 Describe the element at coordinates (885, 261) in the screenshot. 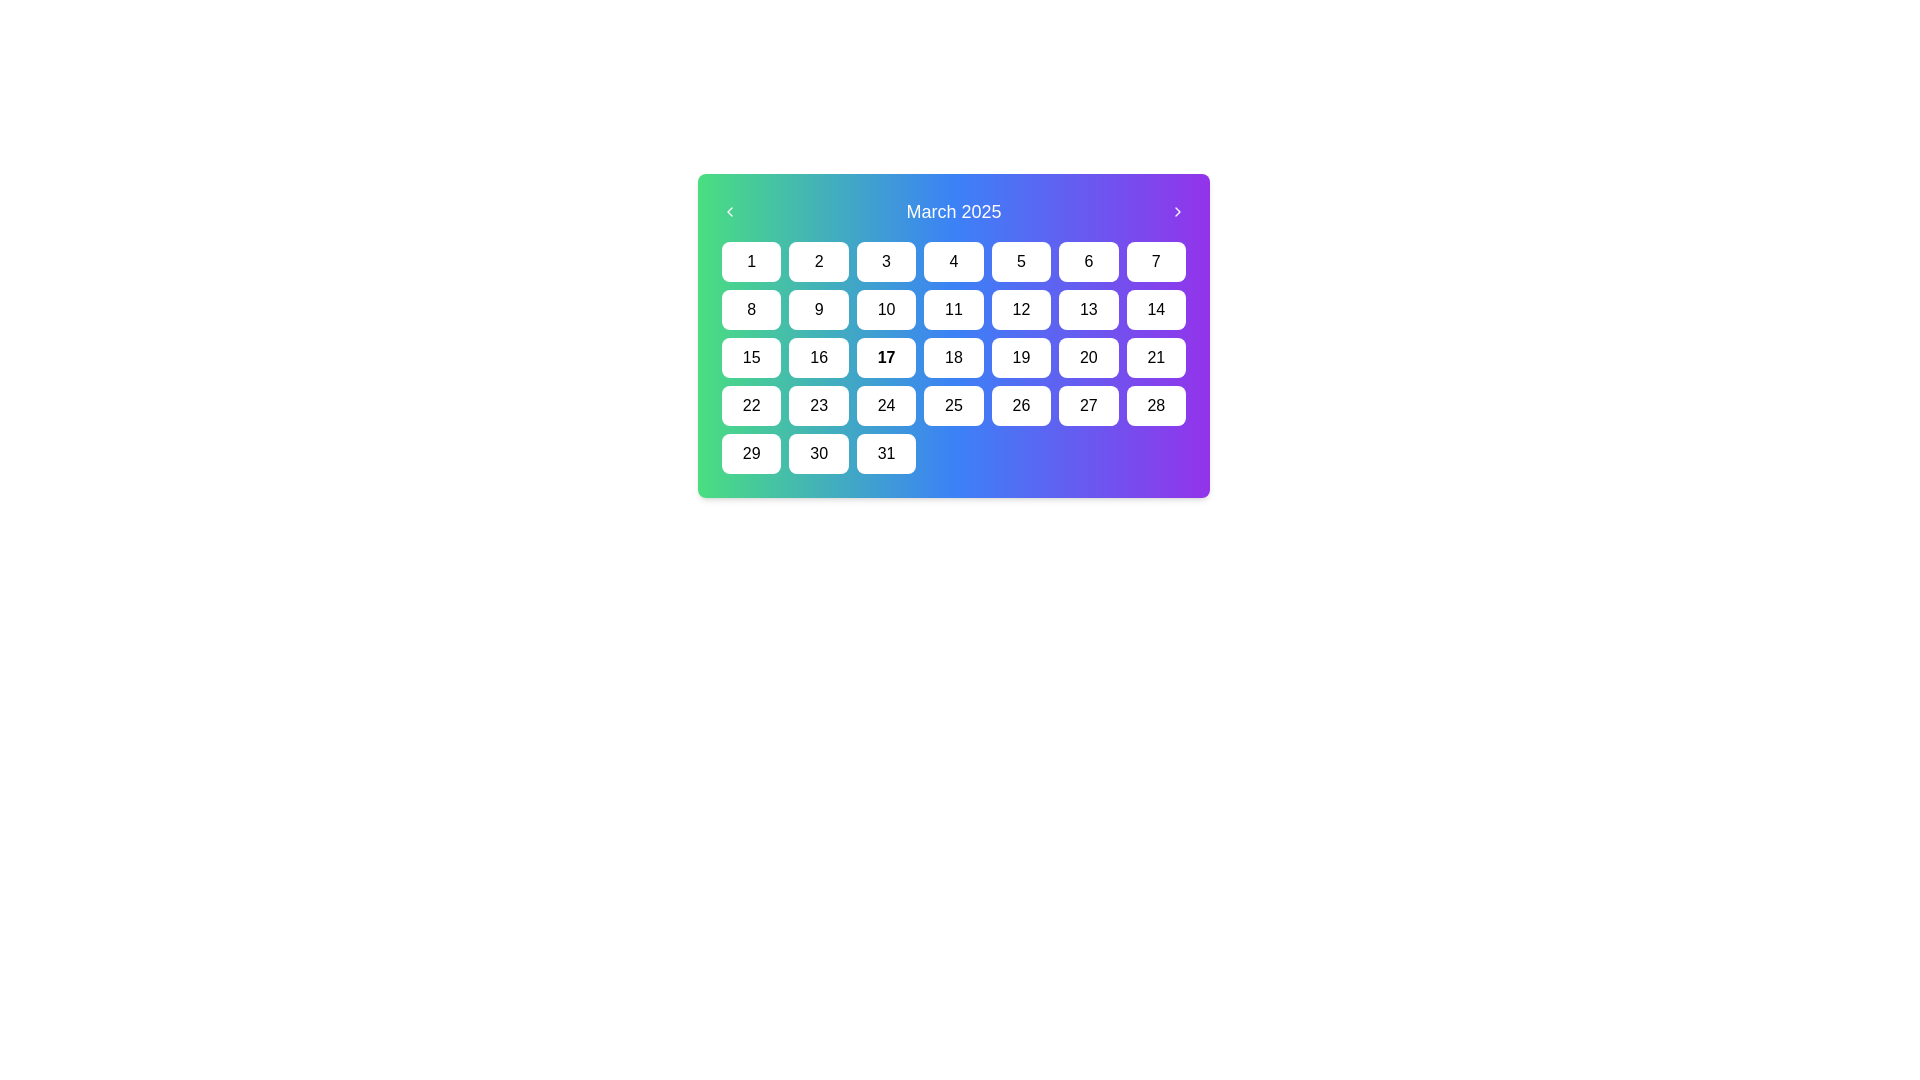

I see `the rounded rectangular button labeled '3' with a white background and black text to trigger hover effects` at that location.